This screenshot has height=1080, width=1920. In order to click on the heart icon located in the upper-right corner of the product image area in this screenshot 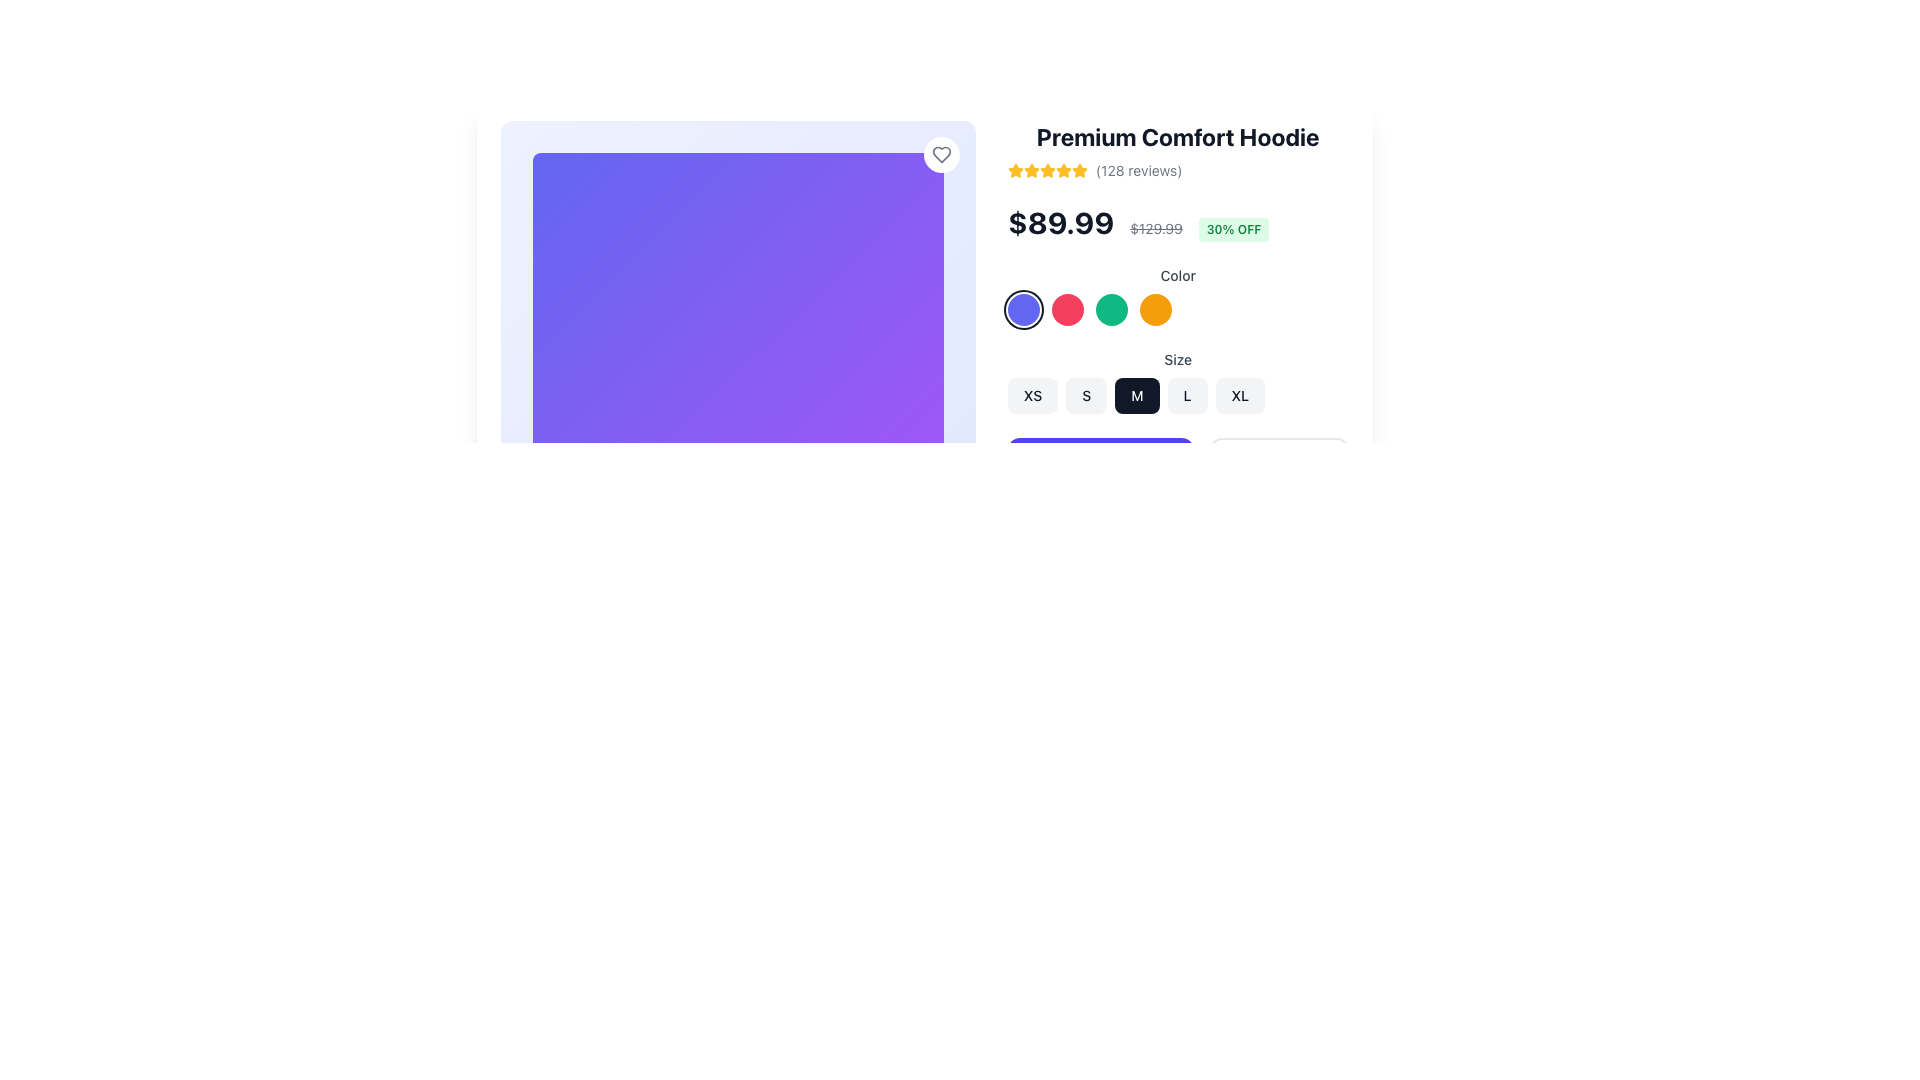, I will do `click(940, 153)`.